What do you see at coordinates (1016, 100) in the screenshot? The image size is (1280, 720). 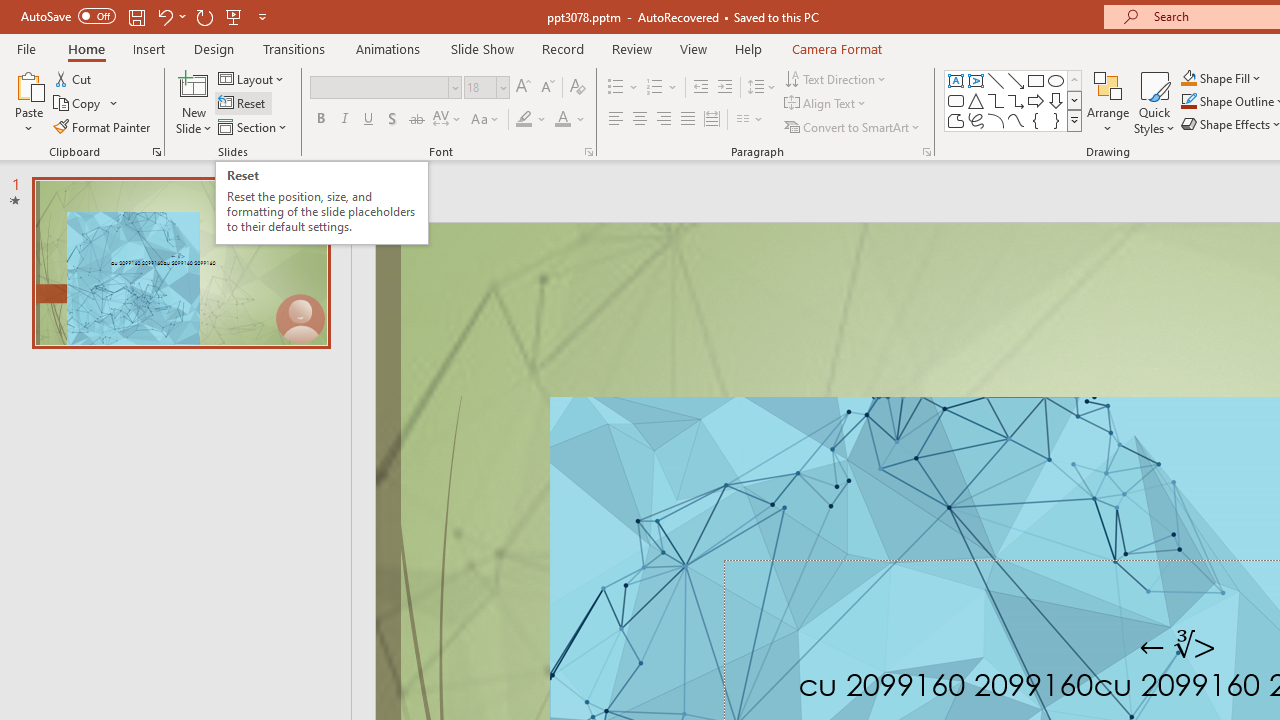 I see `'Connector: Elbow Arrow'` at bounding box center [1016, 100].